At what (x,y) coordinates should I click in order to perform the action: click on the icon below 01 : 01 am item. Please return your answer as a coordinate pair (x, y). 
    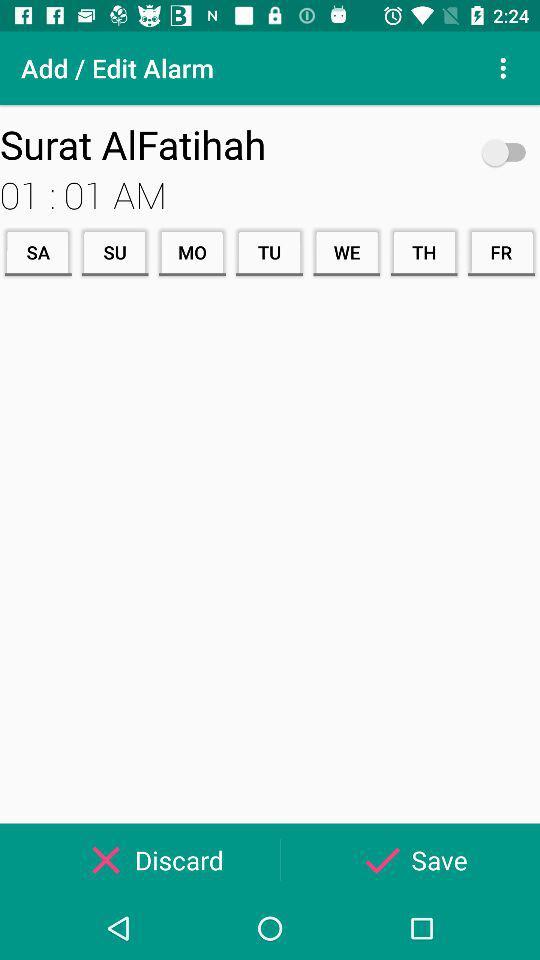
    Looking at the image, I should click on (500, 251).